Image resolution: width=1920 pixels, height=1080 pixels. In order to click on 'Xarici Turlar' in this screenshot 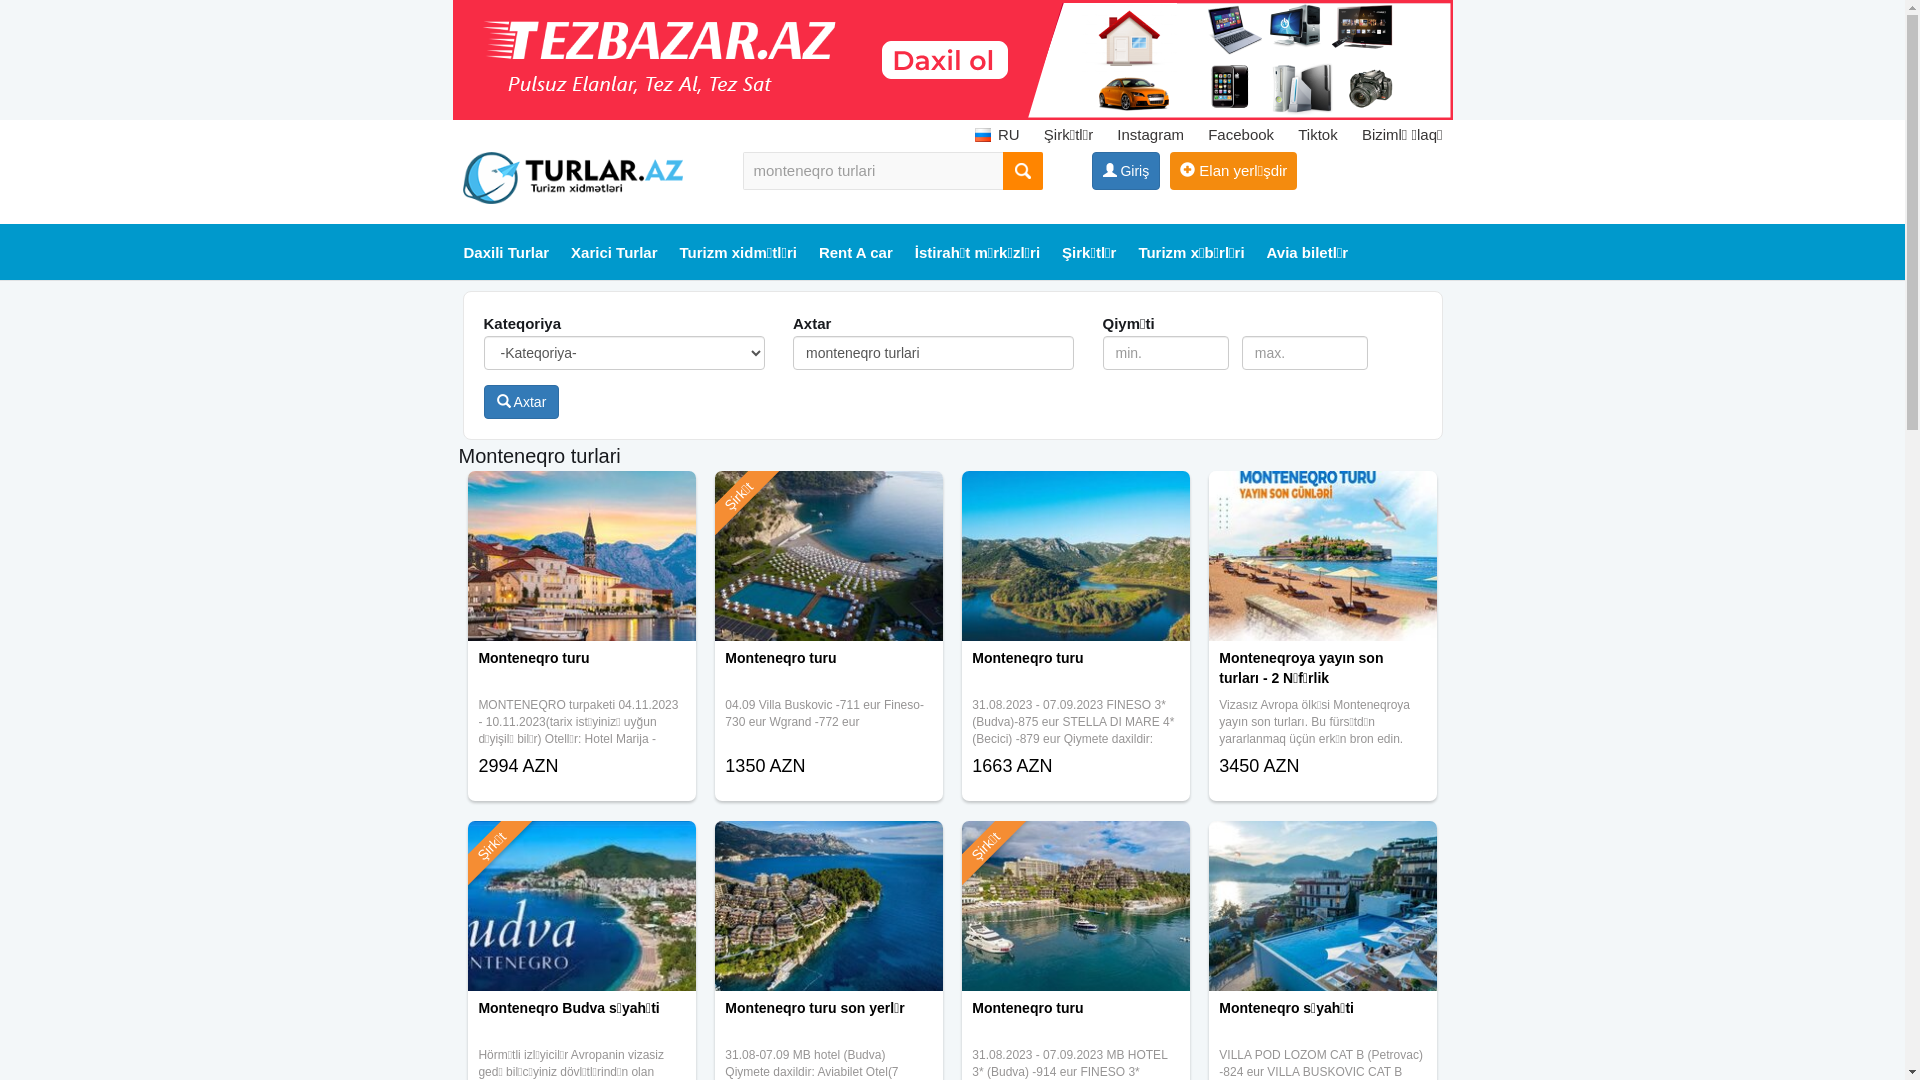, I will do `click(613, 252)`.